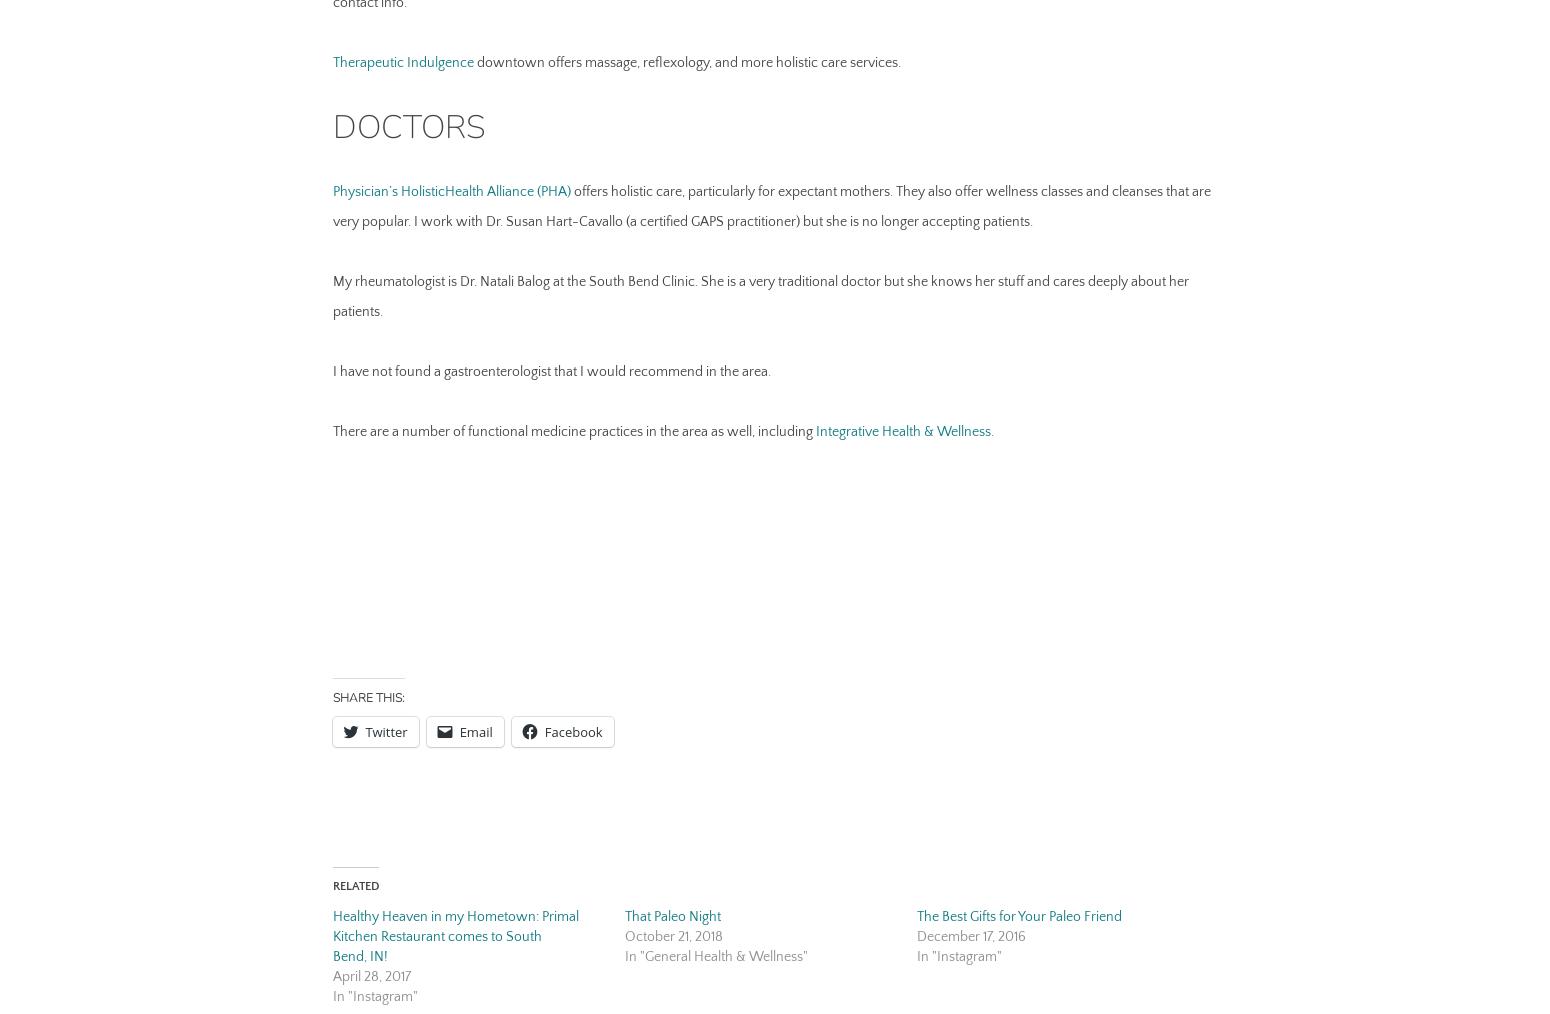 The width and height of the screenshot is (1550, 1014). Describe the element at coordinates (551, 370) in the screenshot. I see `'I have not found a gastroenterologist that I would recommend in the area.'` at that location.